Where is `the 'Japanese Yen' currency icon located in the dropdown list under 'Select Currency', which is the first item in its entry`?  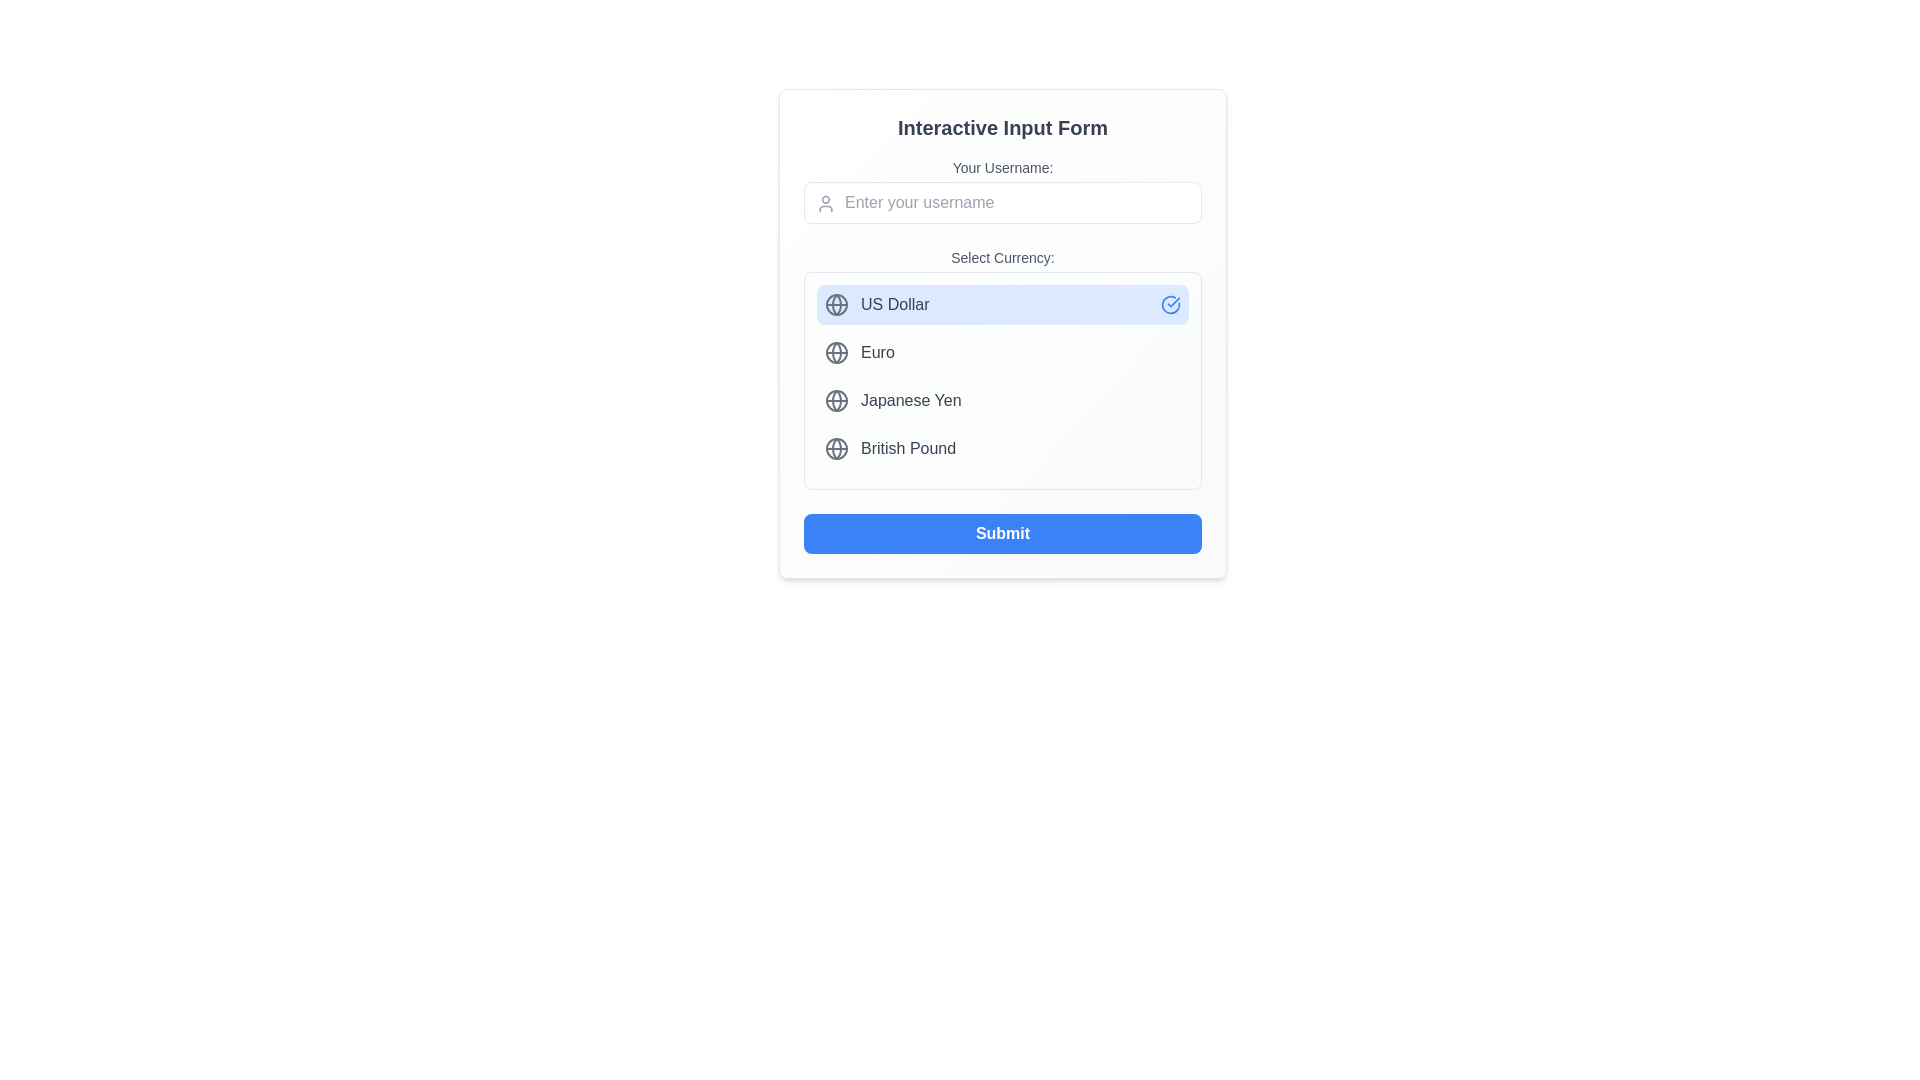 the 'Japanese Yen' currency icon located in the dropdown list under 'Select Currency', which is the first item in its entry is located at coordinates (836, 401).